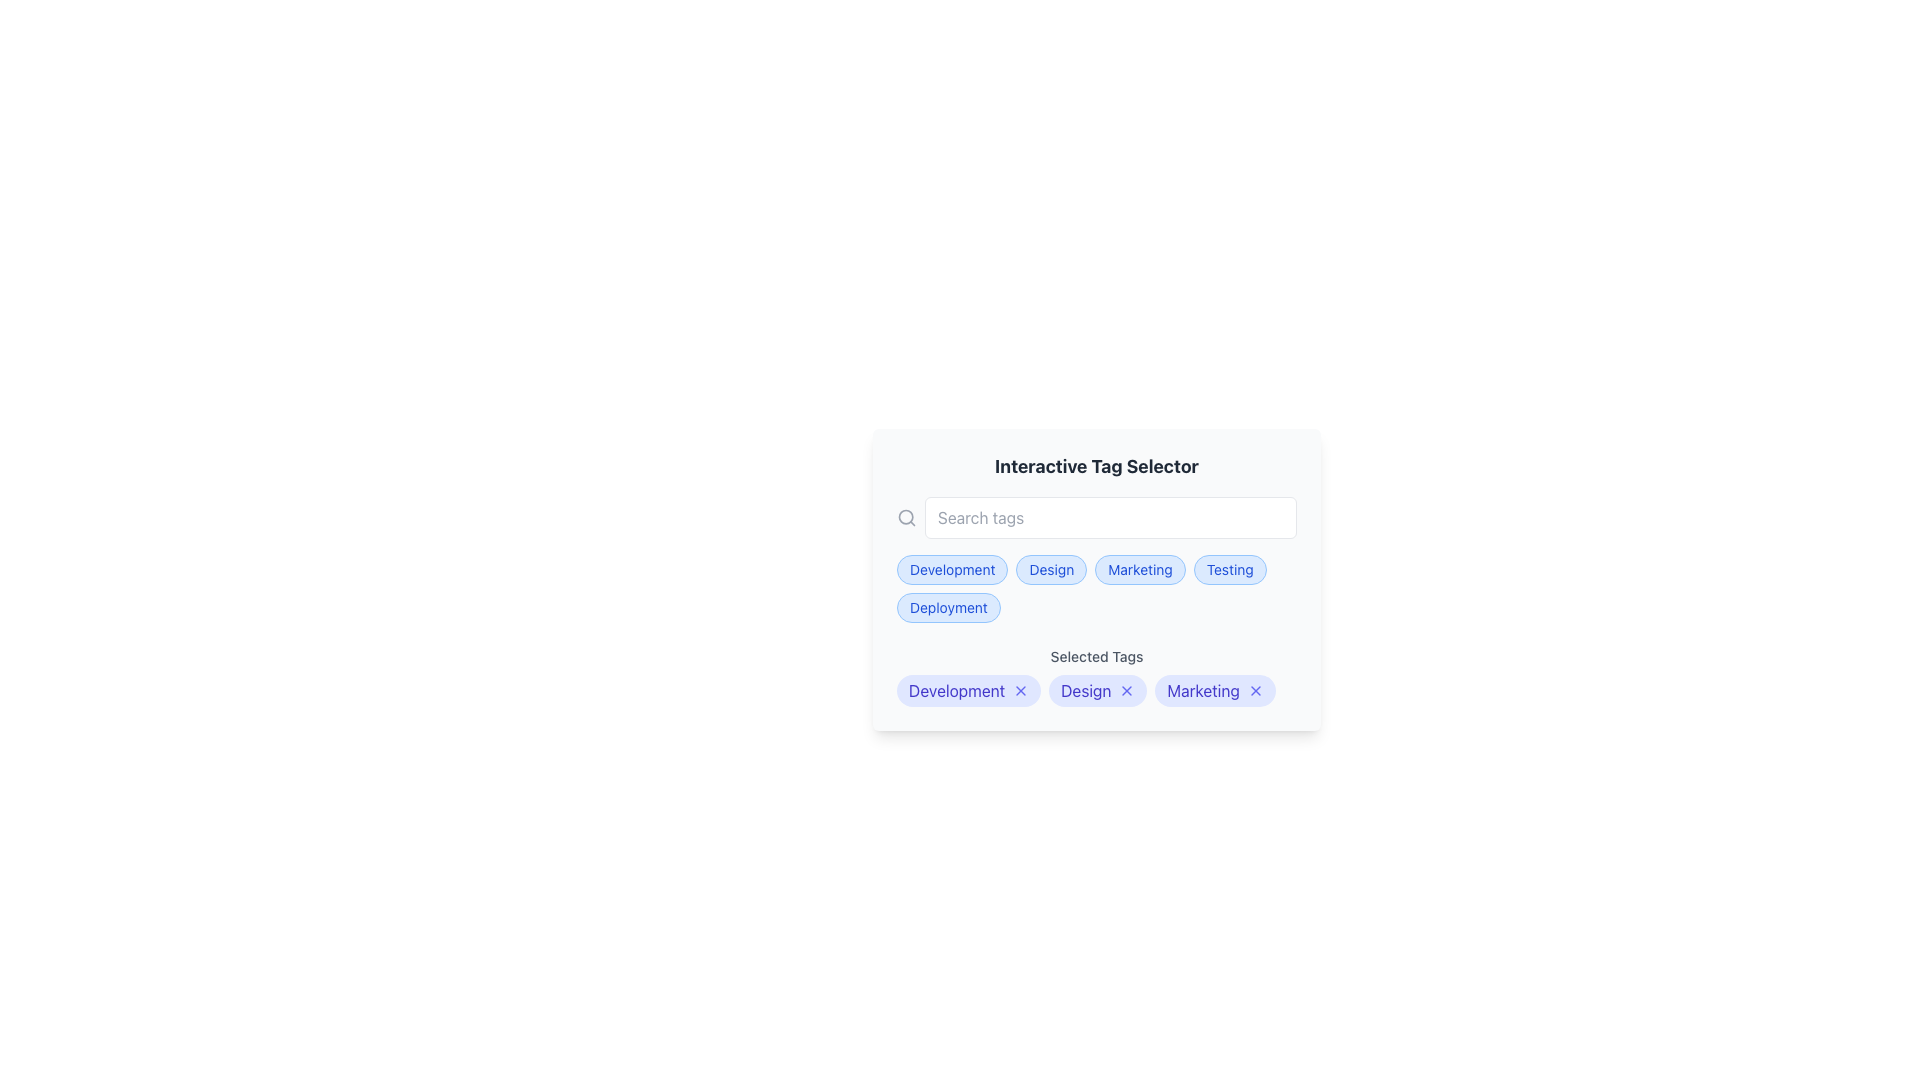 The height and width of the screenshot is (1080, 1920). Describe the element at coordinates (1097, 689) in the screenshot. I see `the second tag in the 'Selected Tags' section` at that location.